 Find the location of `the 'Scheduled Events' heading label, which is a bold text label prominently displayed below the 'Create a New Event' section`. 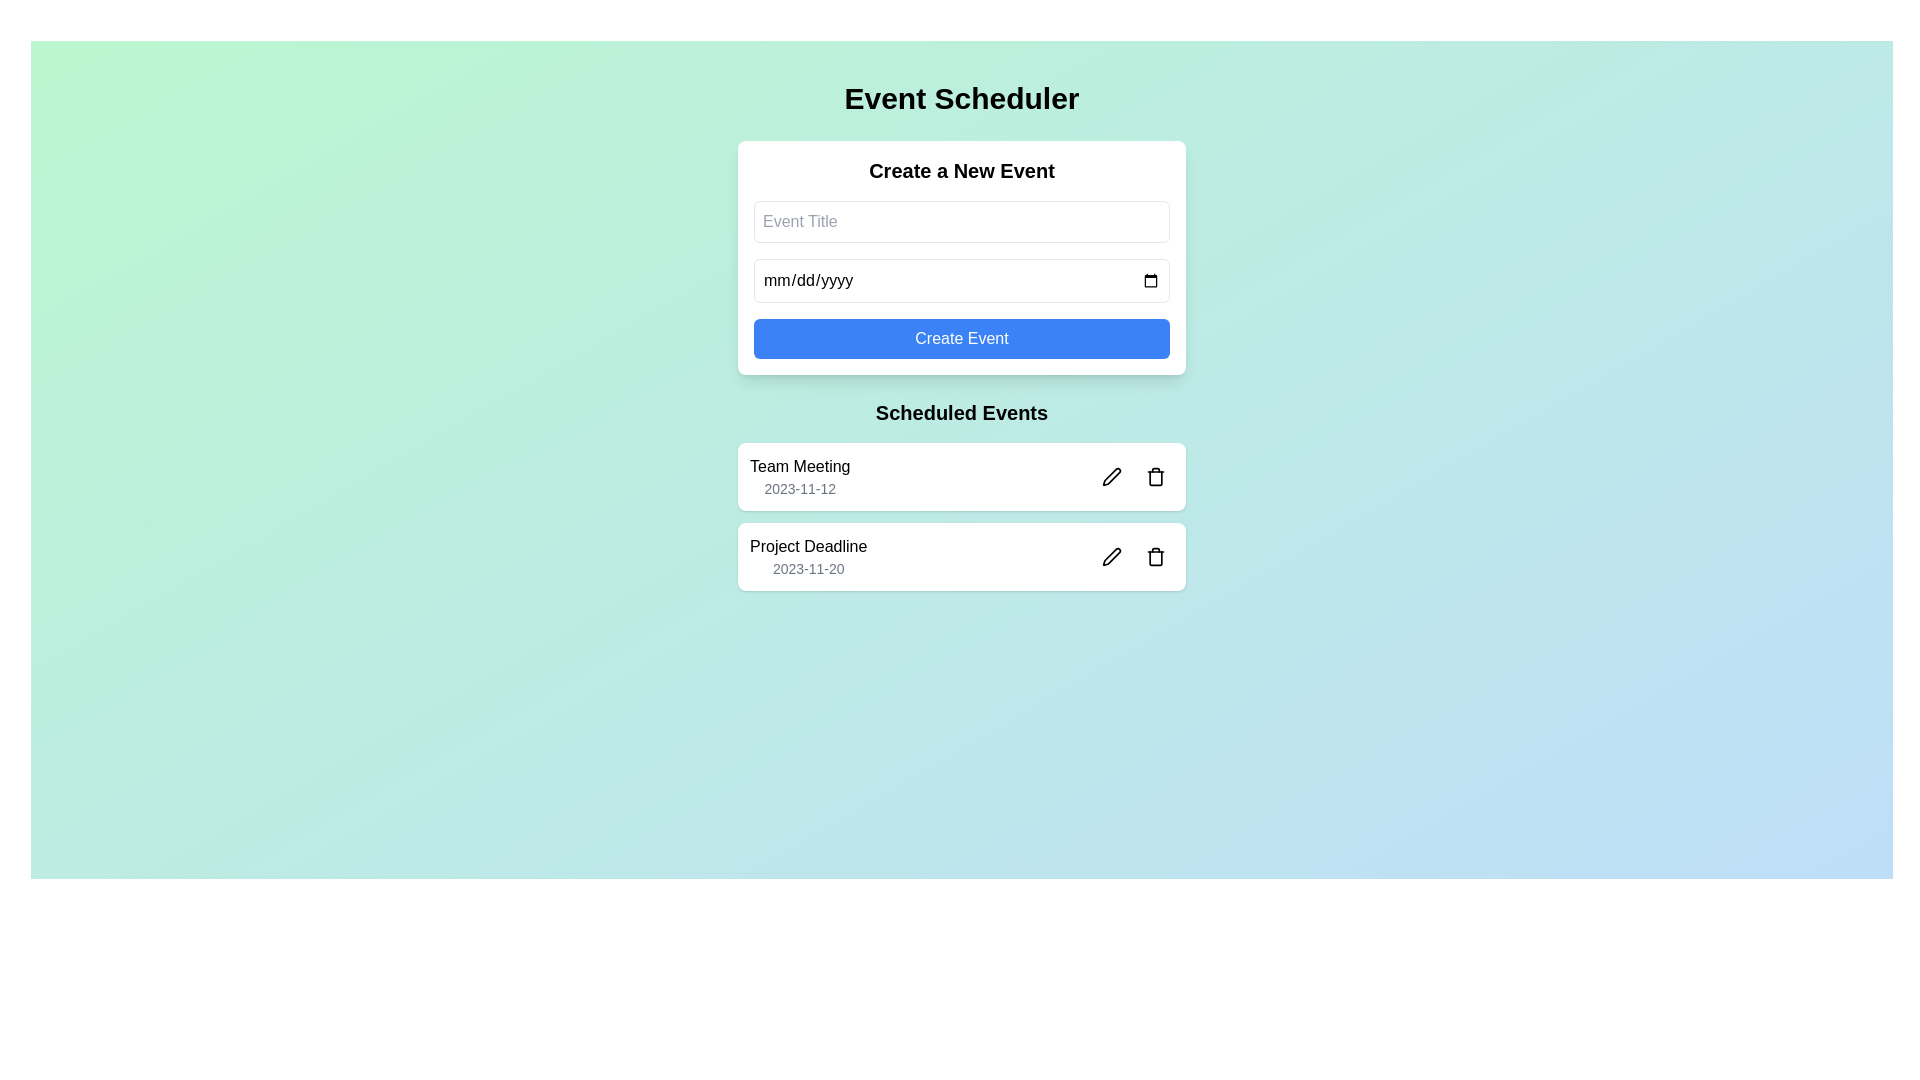

the 'Scheduled Events' heading label, which is a bold text label prominently displayed below the 'Create a New Event' section is located at coordinates (961, 411).